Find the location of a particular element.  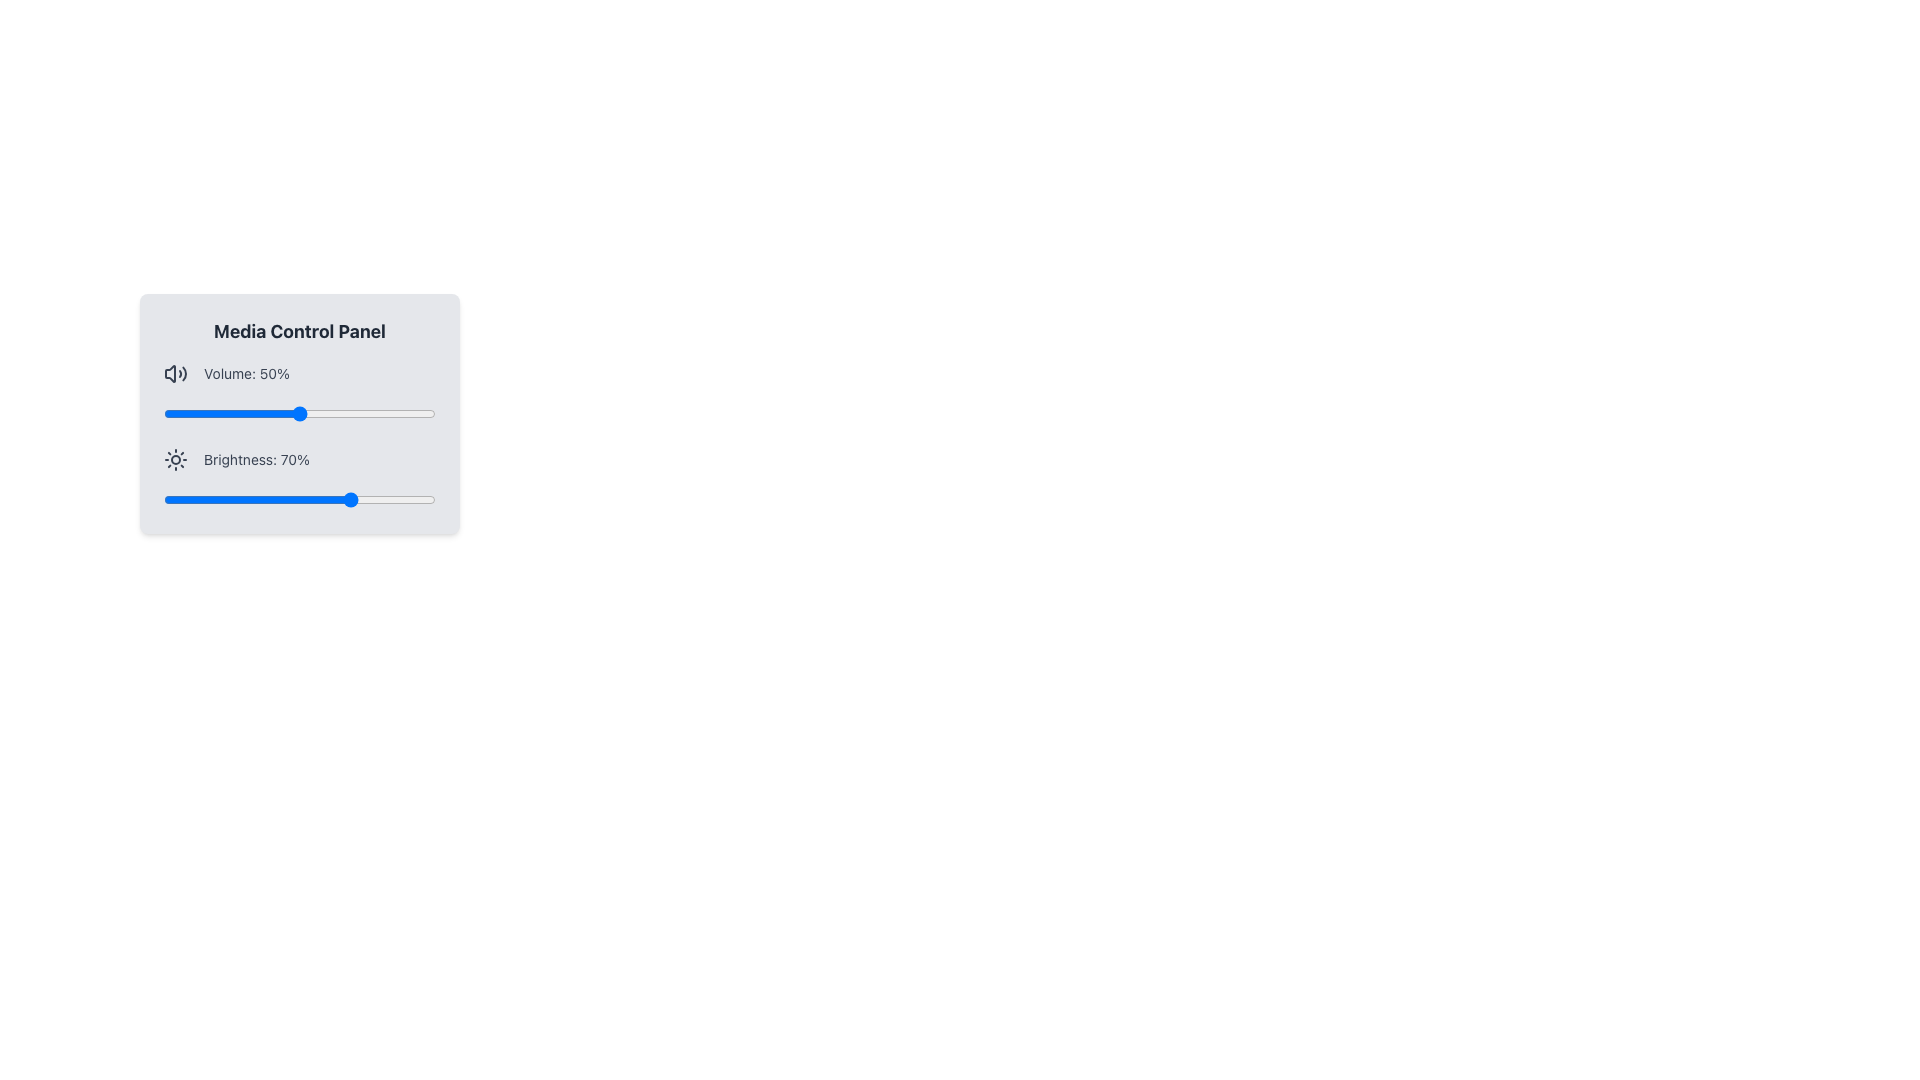

the sliders in the settings section of the Media Control Panel to adjust volume and brightness levels is located at coordinates (298, 434).